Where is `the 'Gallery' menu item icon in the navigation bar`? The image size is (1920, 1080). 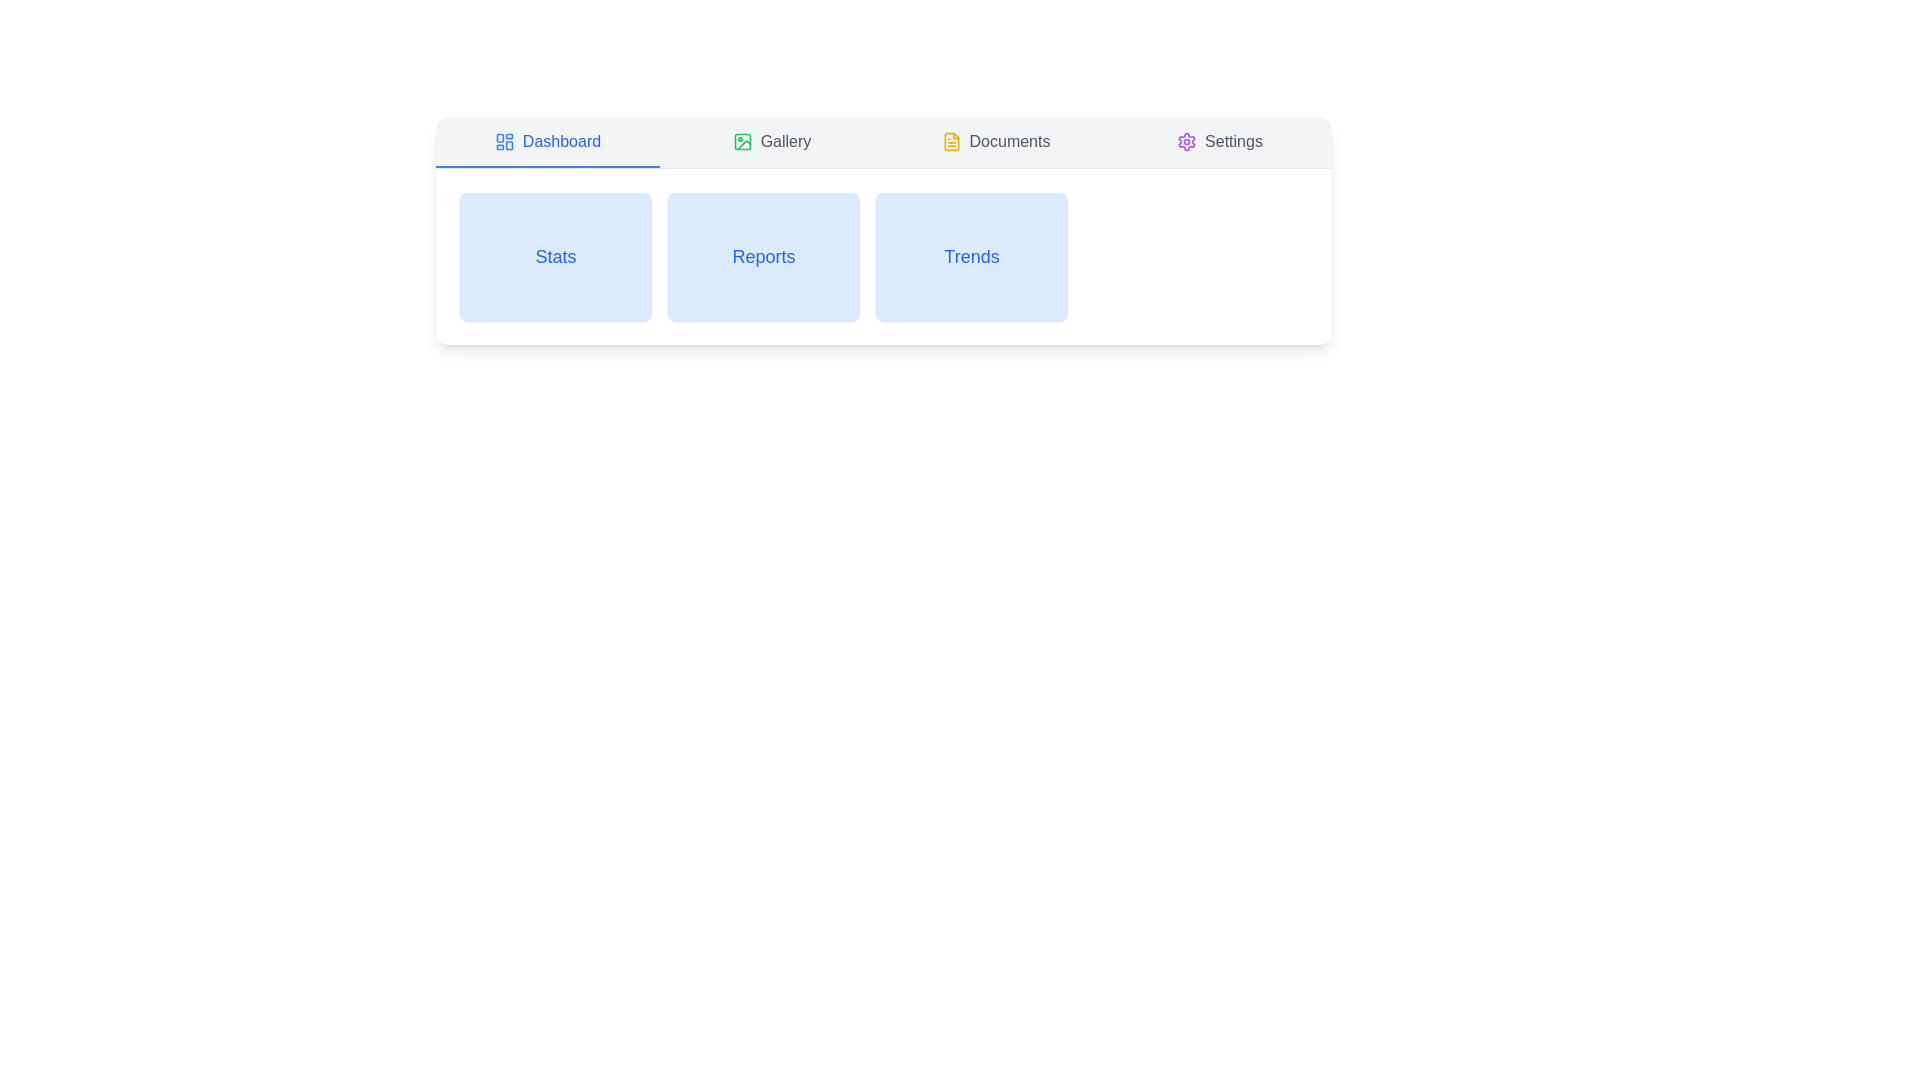
the 'Gallery' menu item icon in the navigation bar is located at coordinates (771, 141).